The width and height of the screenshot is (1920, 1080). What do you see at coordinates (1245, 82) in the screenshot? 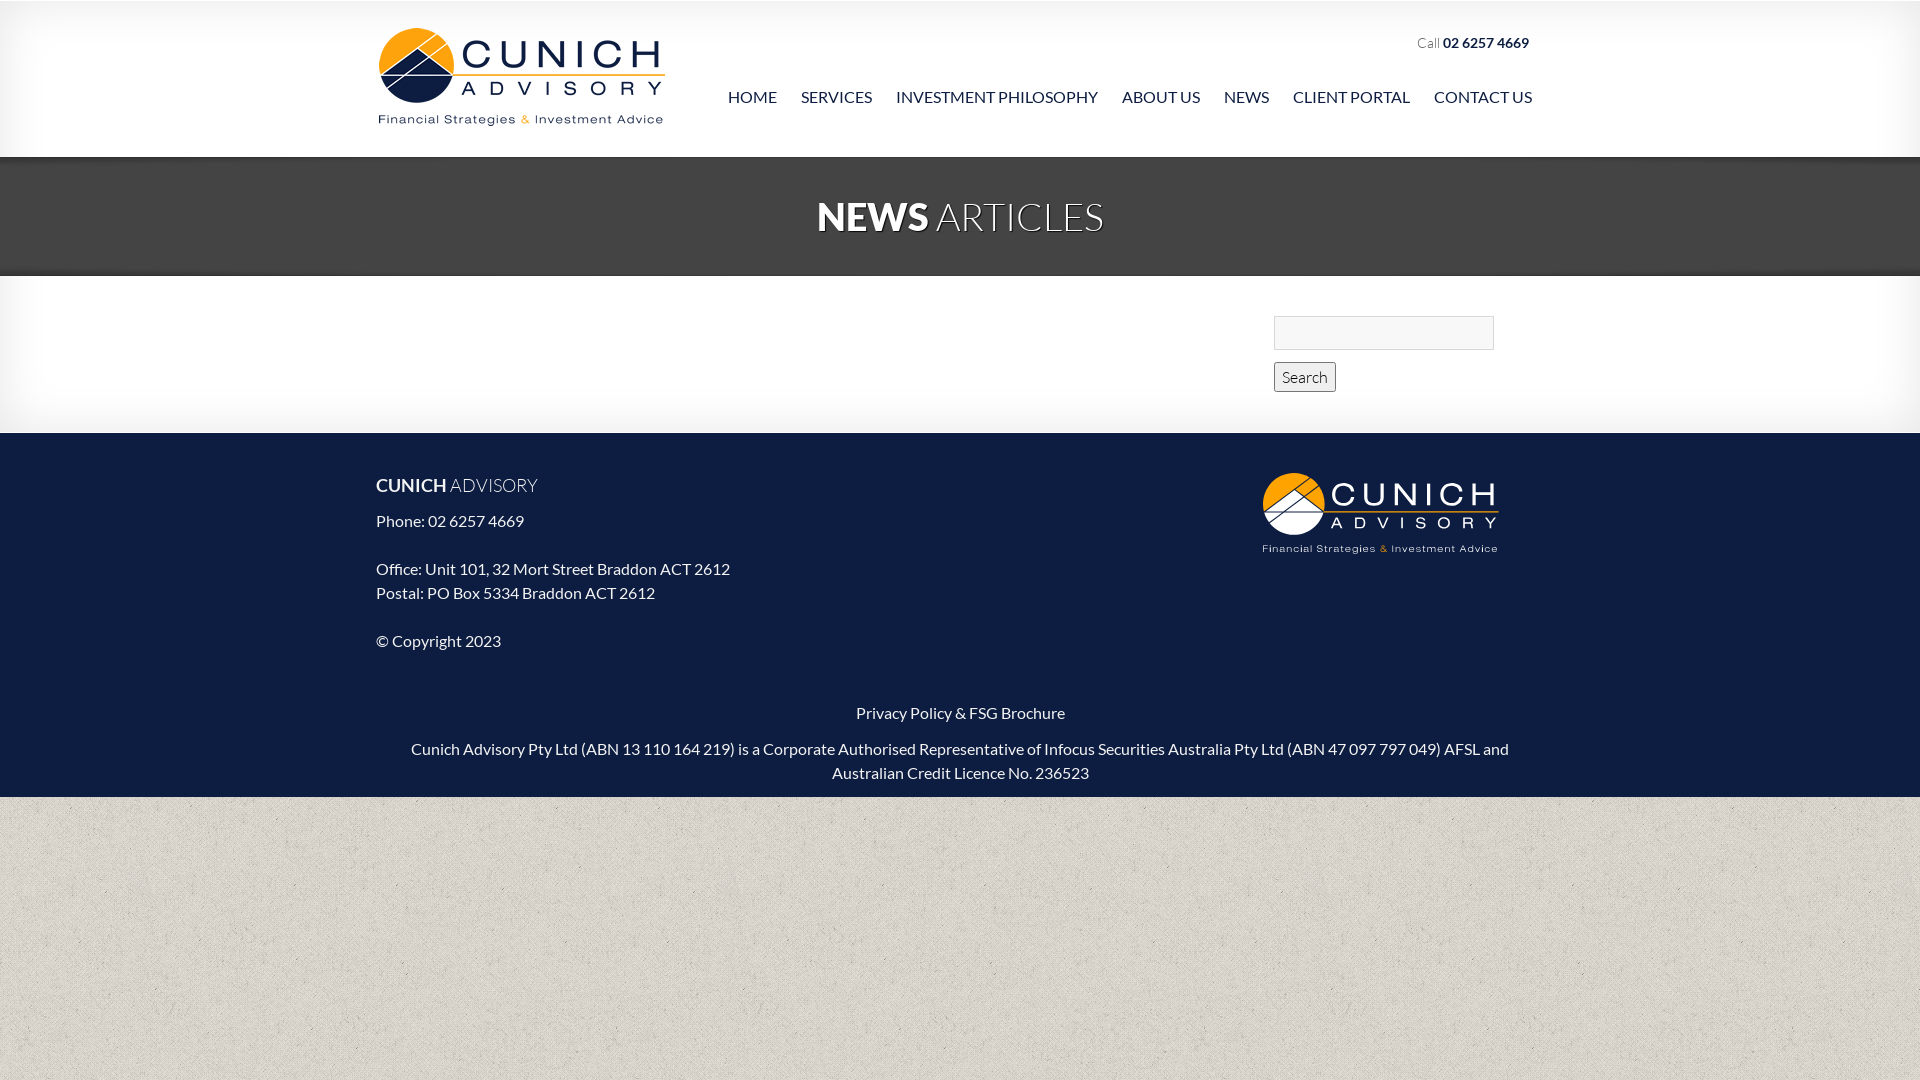
I see `'NEWS'` at bounding box center [1245, 82].